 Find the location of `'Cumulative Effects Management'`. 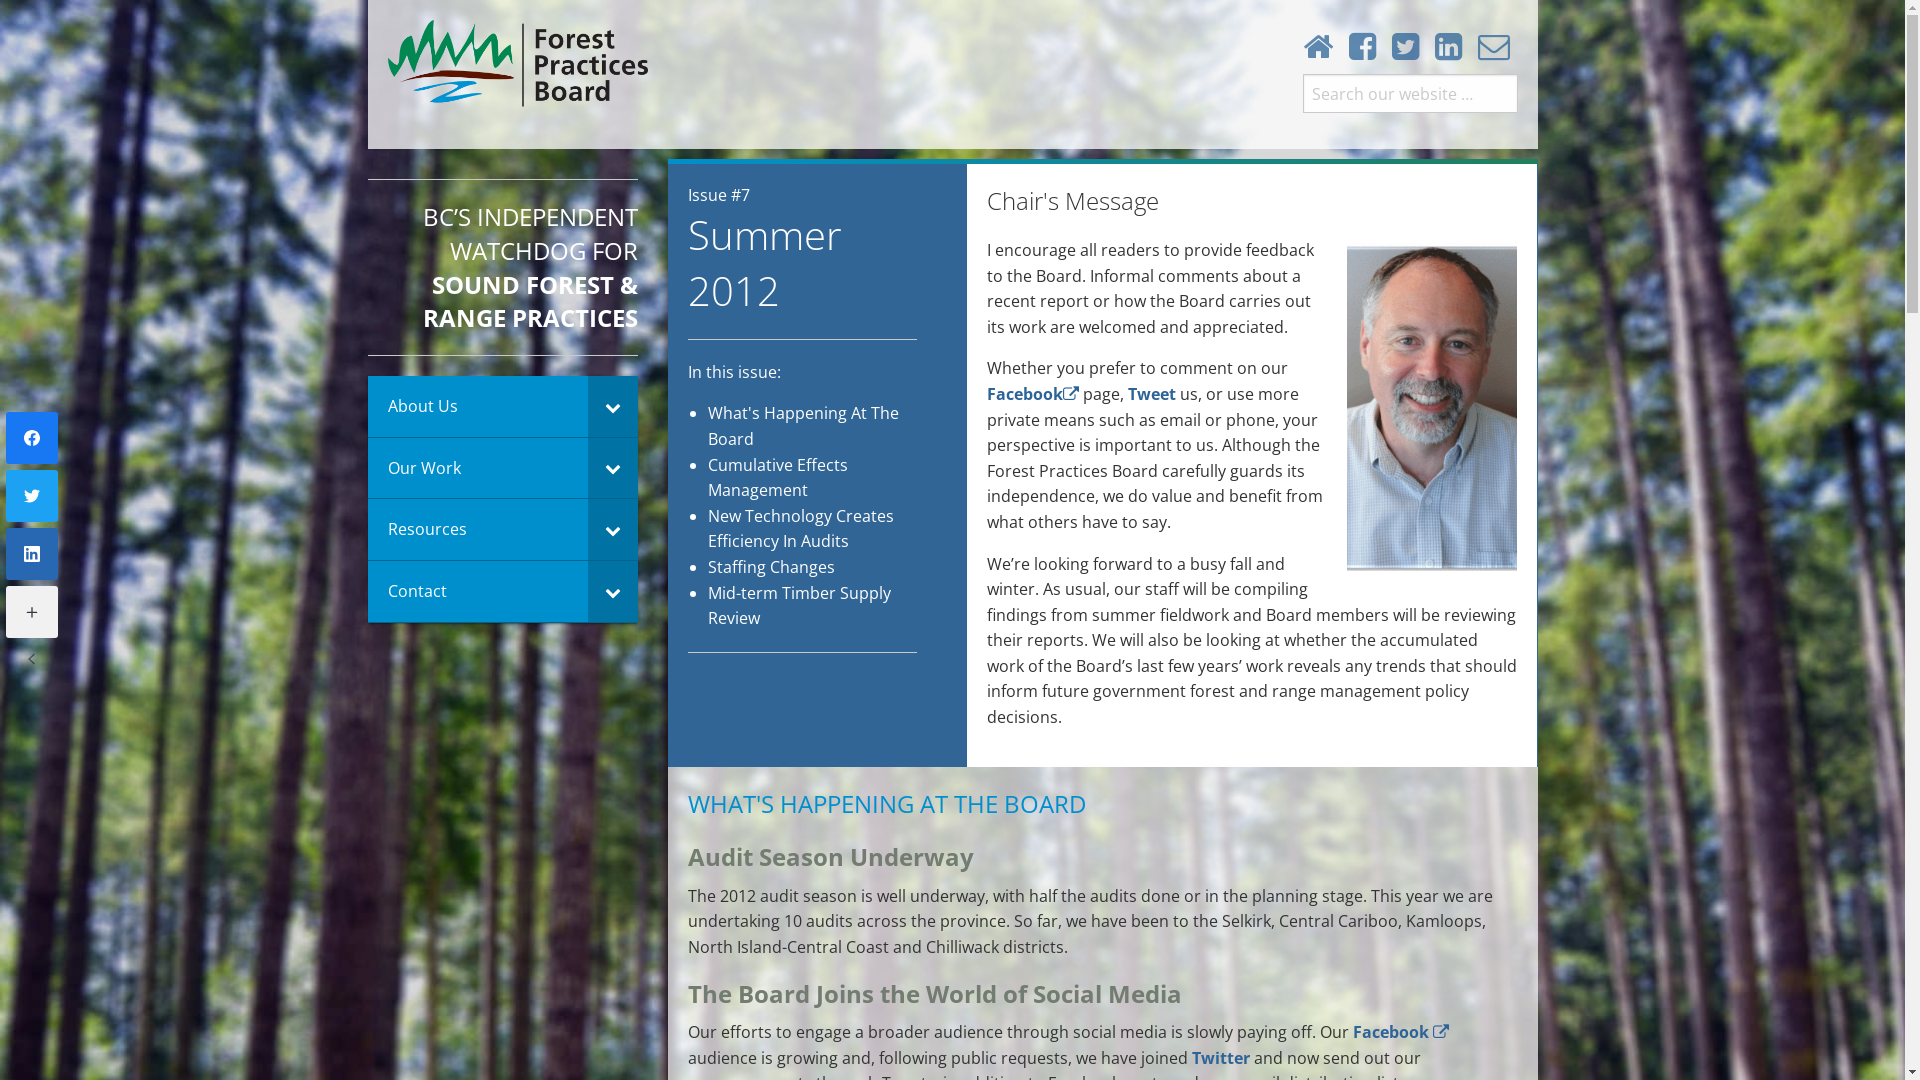

'Cumulative Effects Management' is located at coordinates (776, 478).